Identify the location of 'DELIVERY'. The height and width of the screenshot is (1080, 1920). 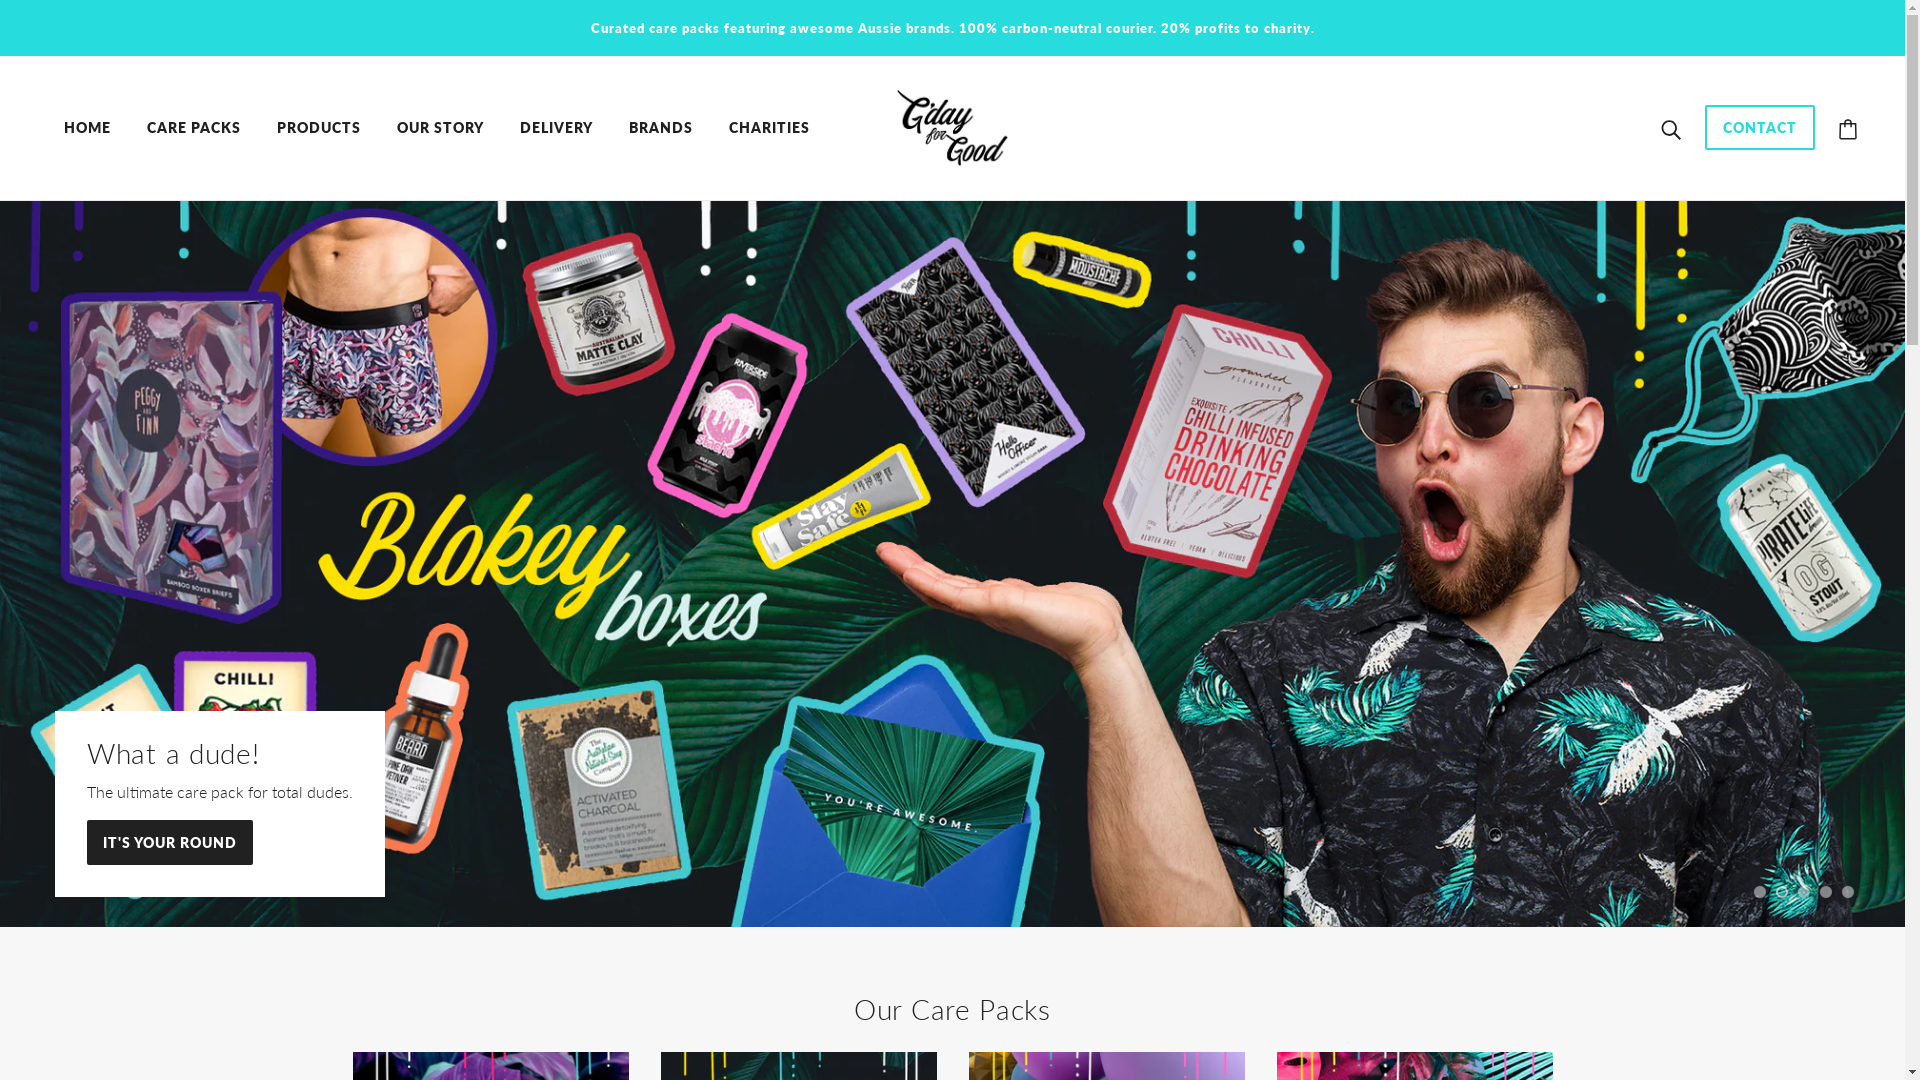
(556, 127).